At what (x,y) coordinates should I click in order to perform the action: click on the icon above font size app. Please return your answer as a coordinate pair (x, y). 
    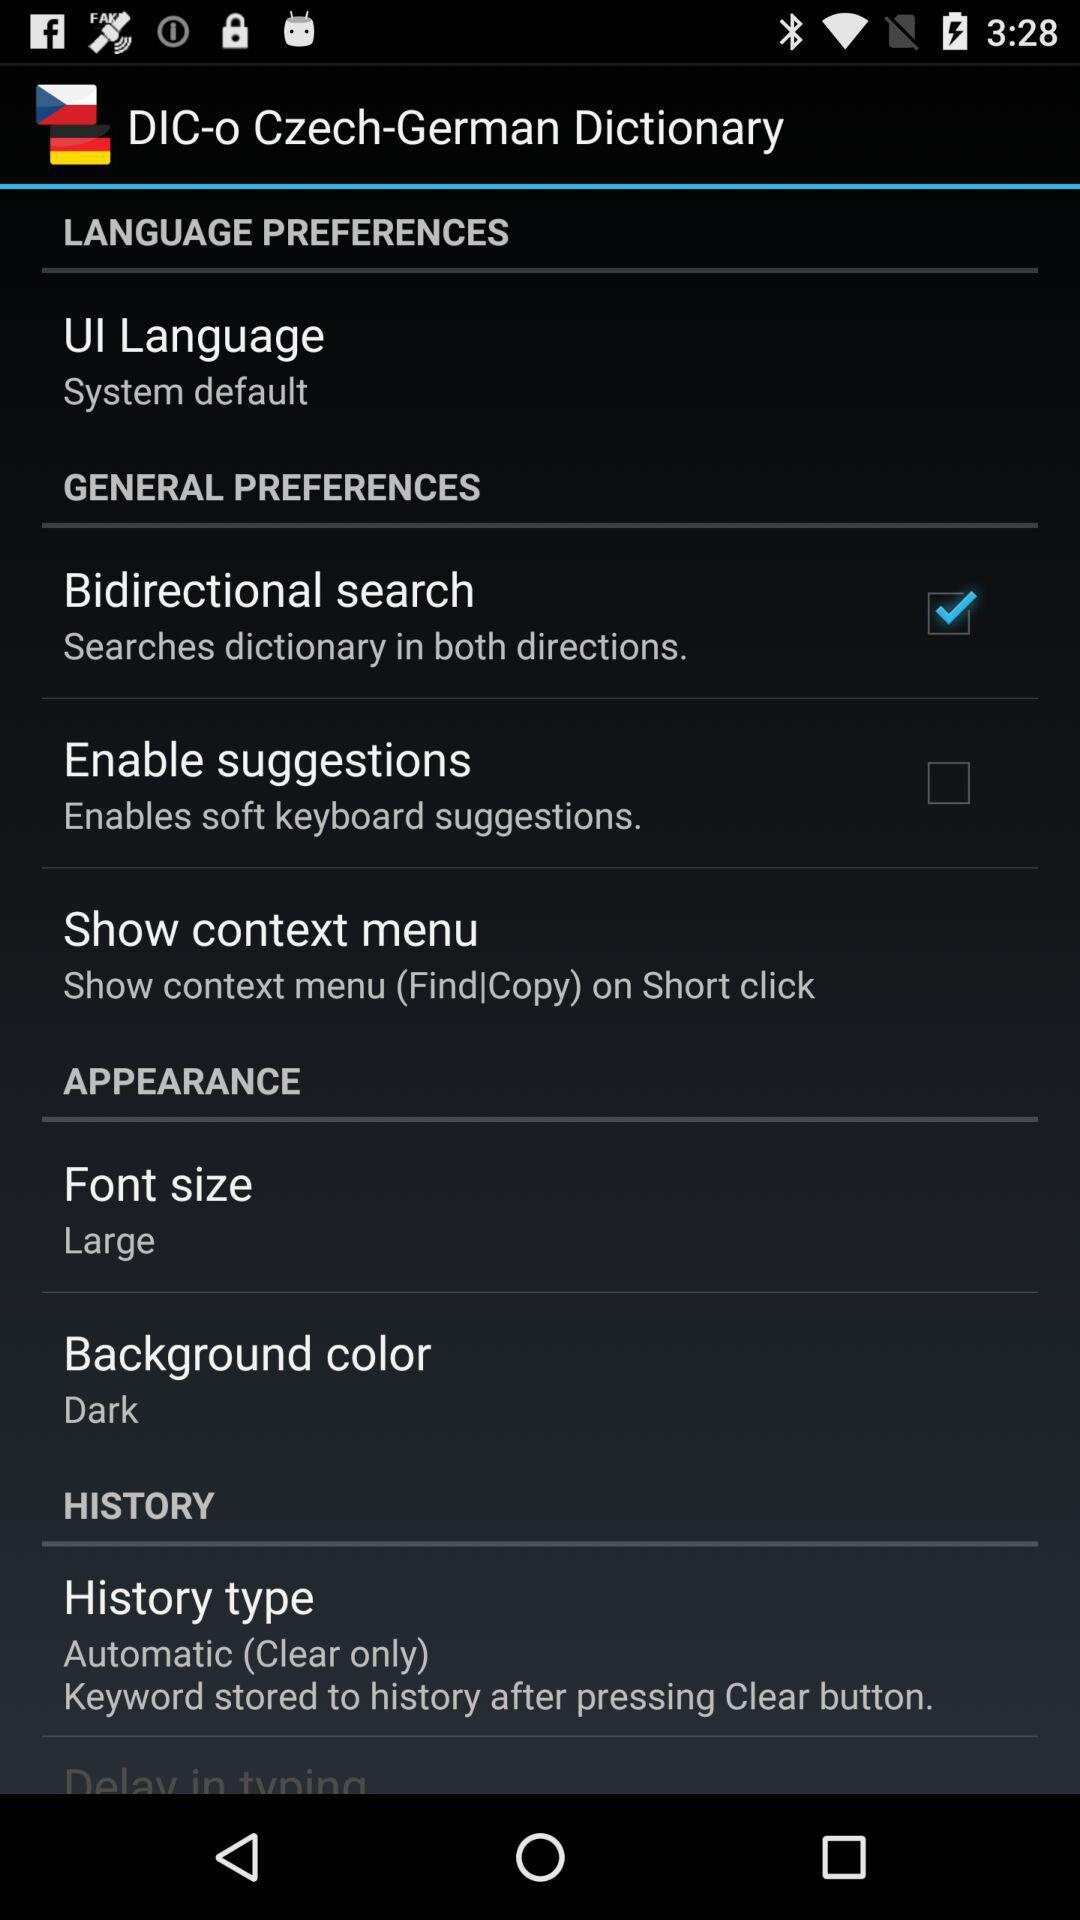
    Looking at the image, I should click on (540, 1079).